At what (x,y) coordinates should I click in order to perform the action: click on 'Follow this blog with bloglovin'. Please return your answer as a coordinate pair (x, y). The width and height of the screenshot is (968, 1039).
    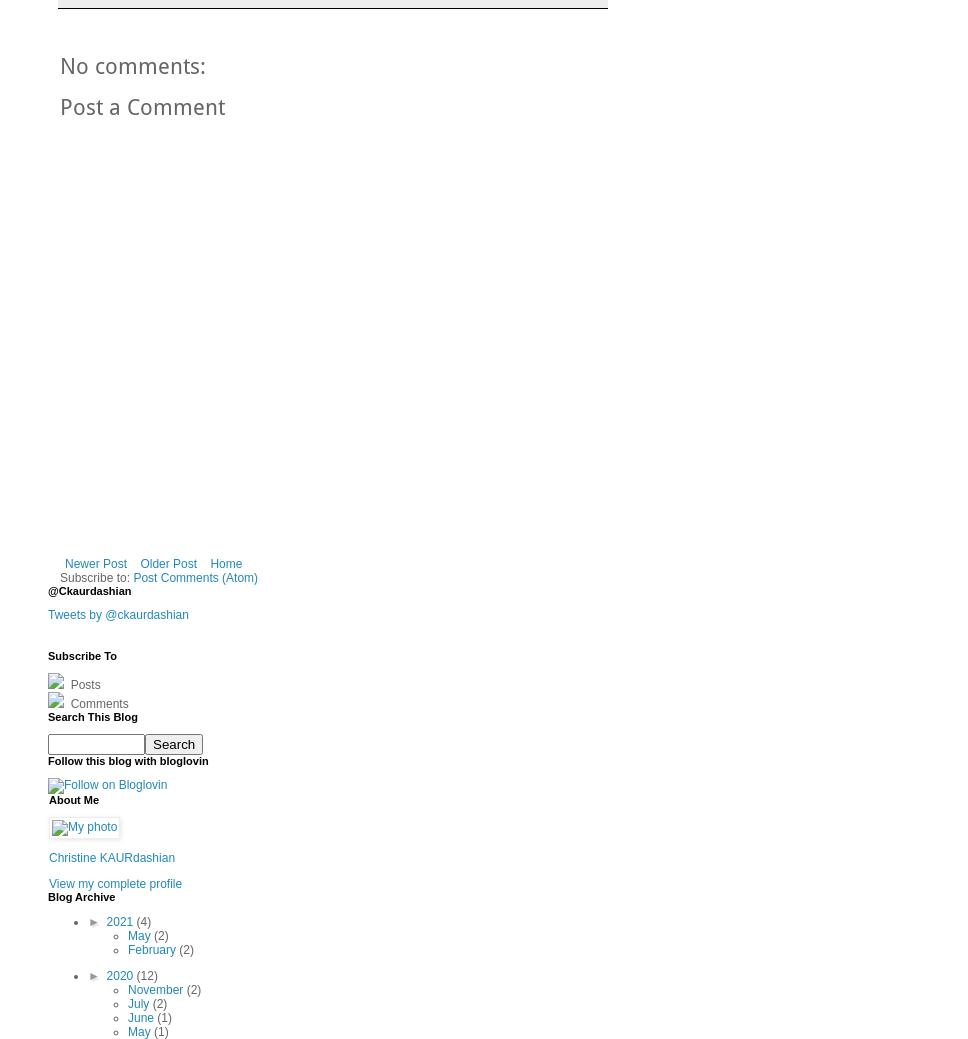
    Looking at the image, I should click on (126, 759).